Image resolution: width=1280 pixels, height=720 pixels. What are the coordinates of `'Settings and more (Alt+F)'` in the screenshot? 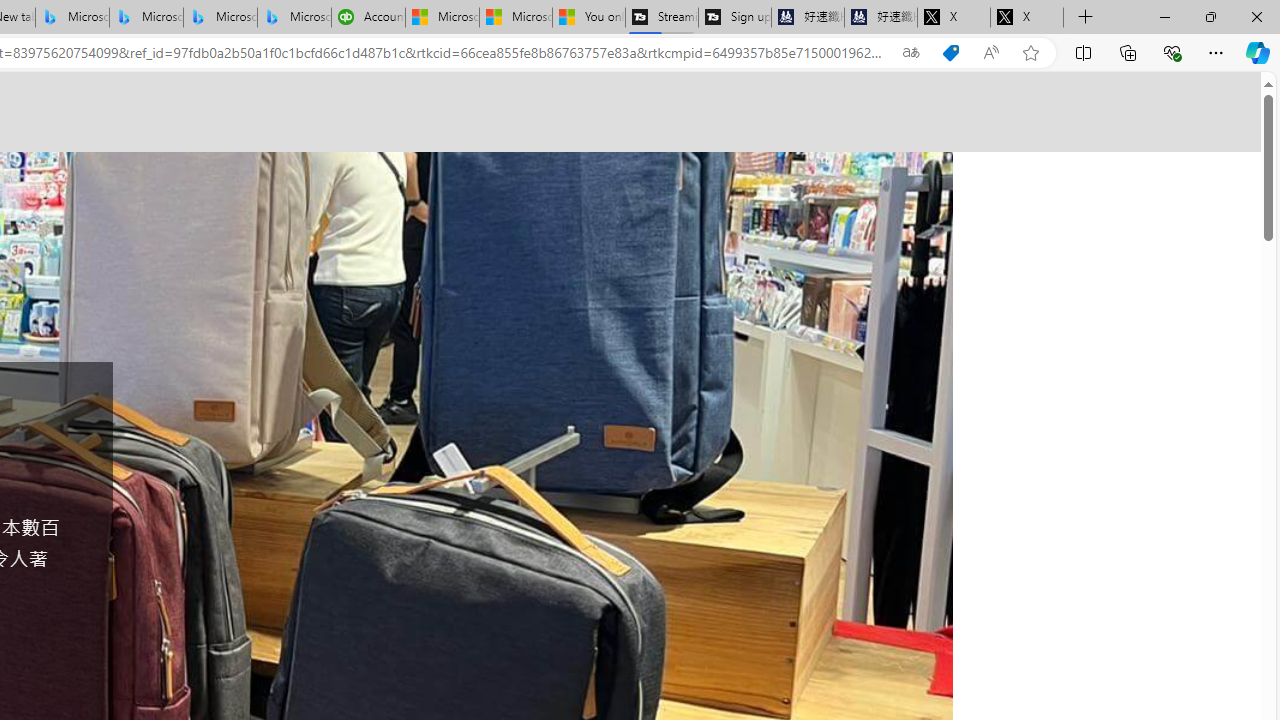 It's located at (1215, 51).